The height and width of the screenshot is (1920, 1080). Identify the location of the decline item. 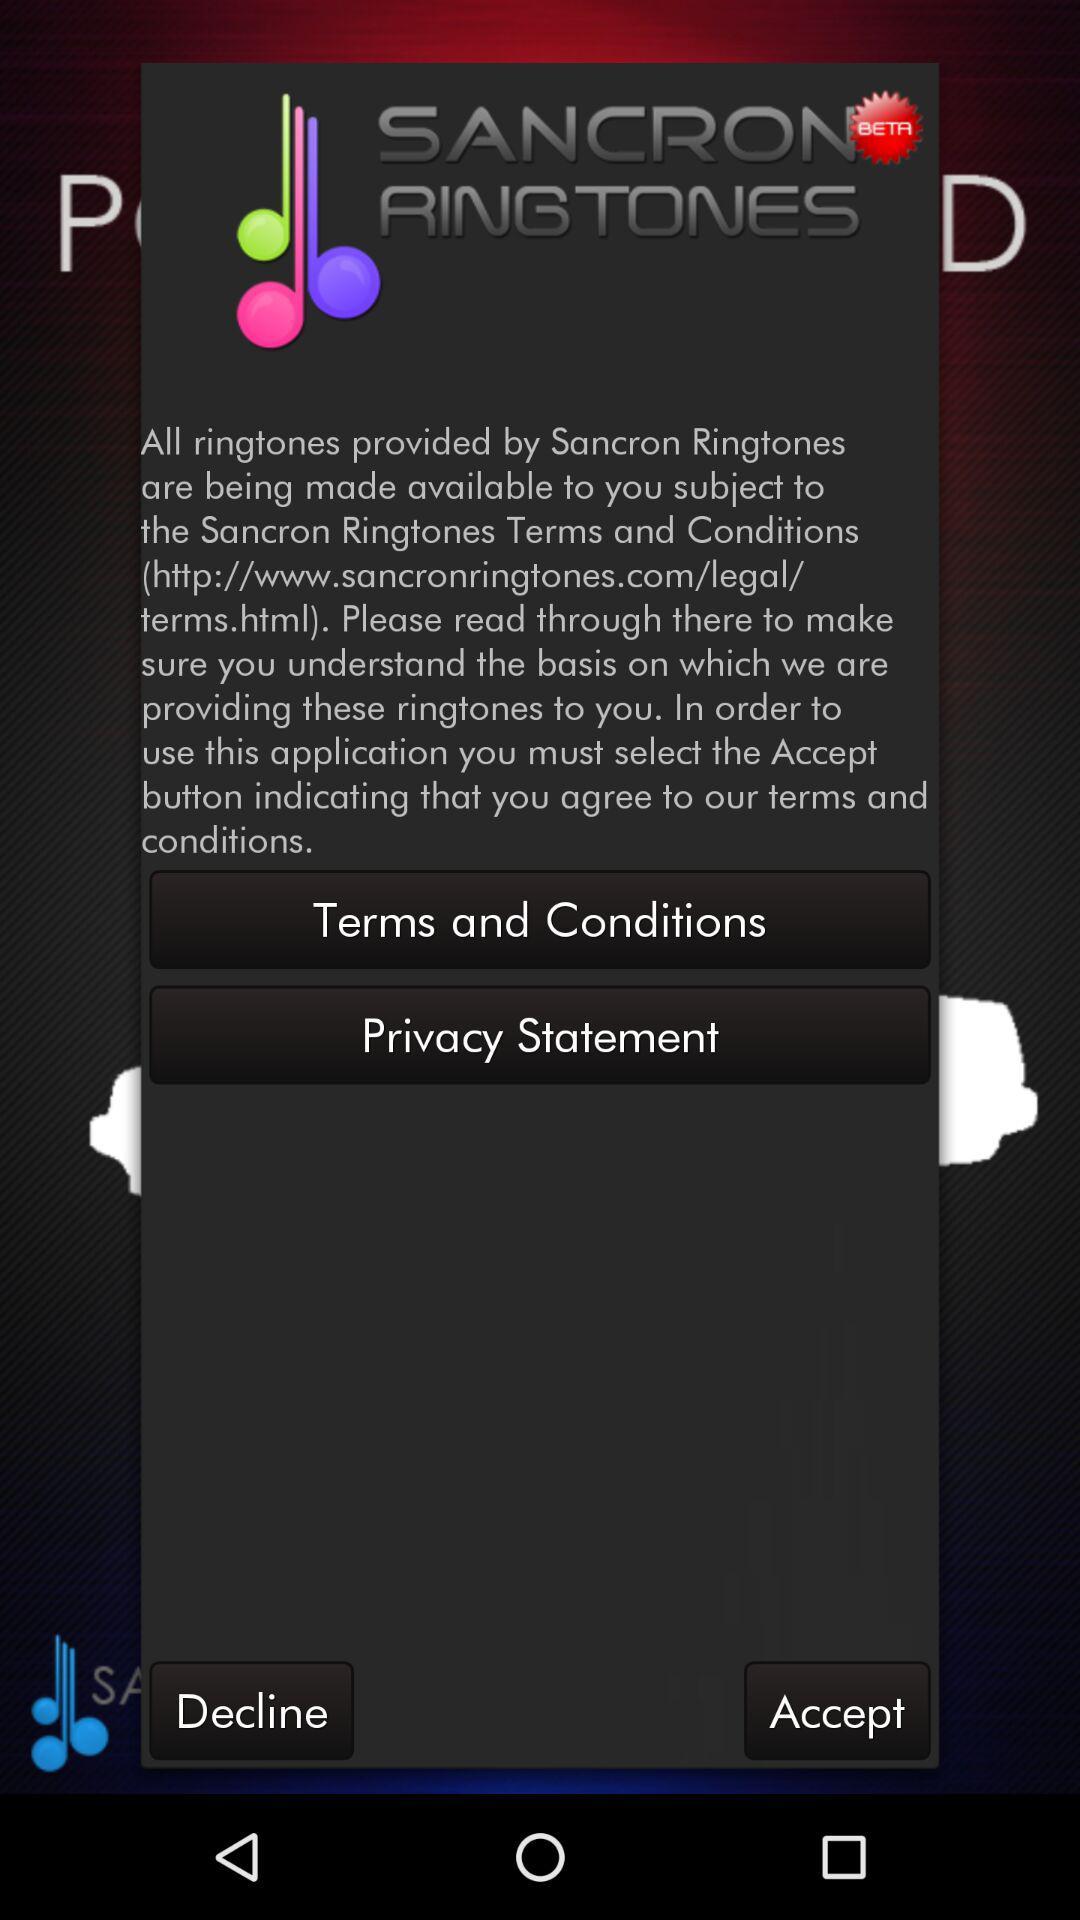
(250, 1709).